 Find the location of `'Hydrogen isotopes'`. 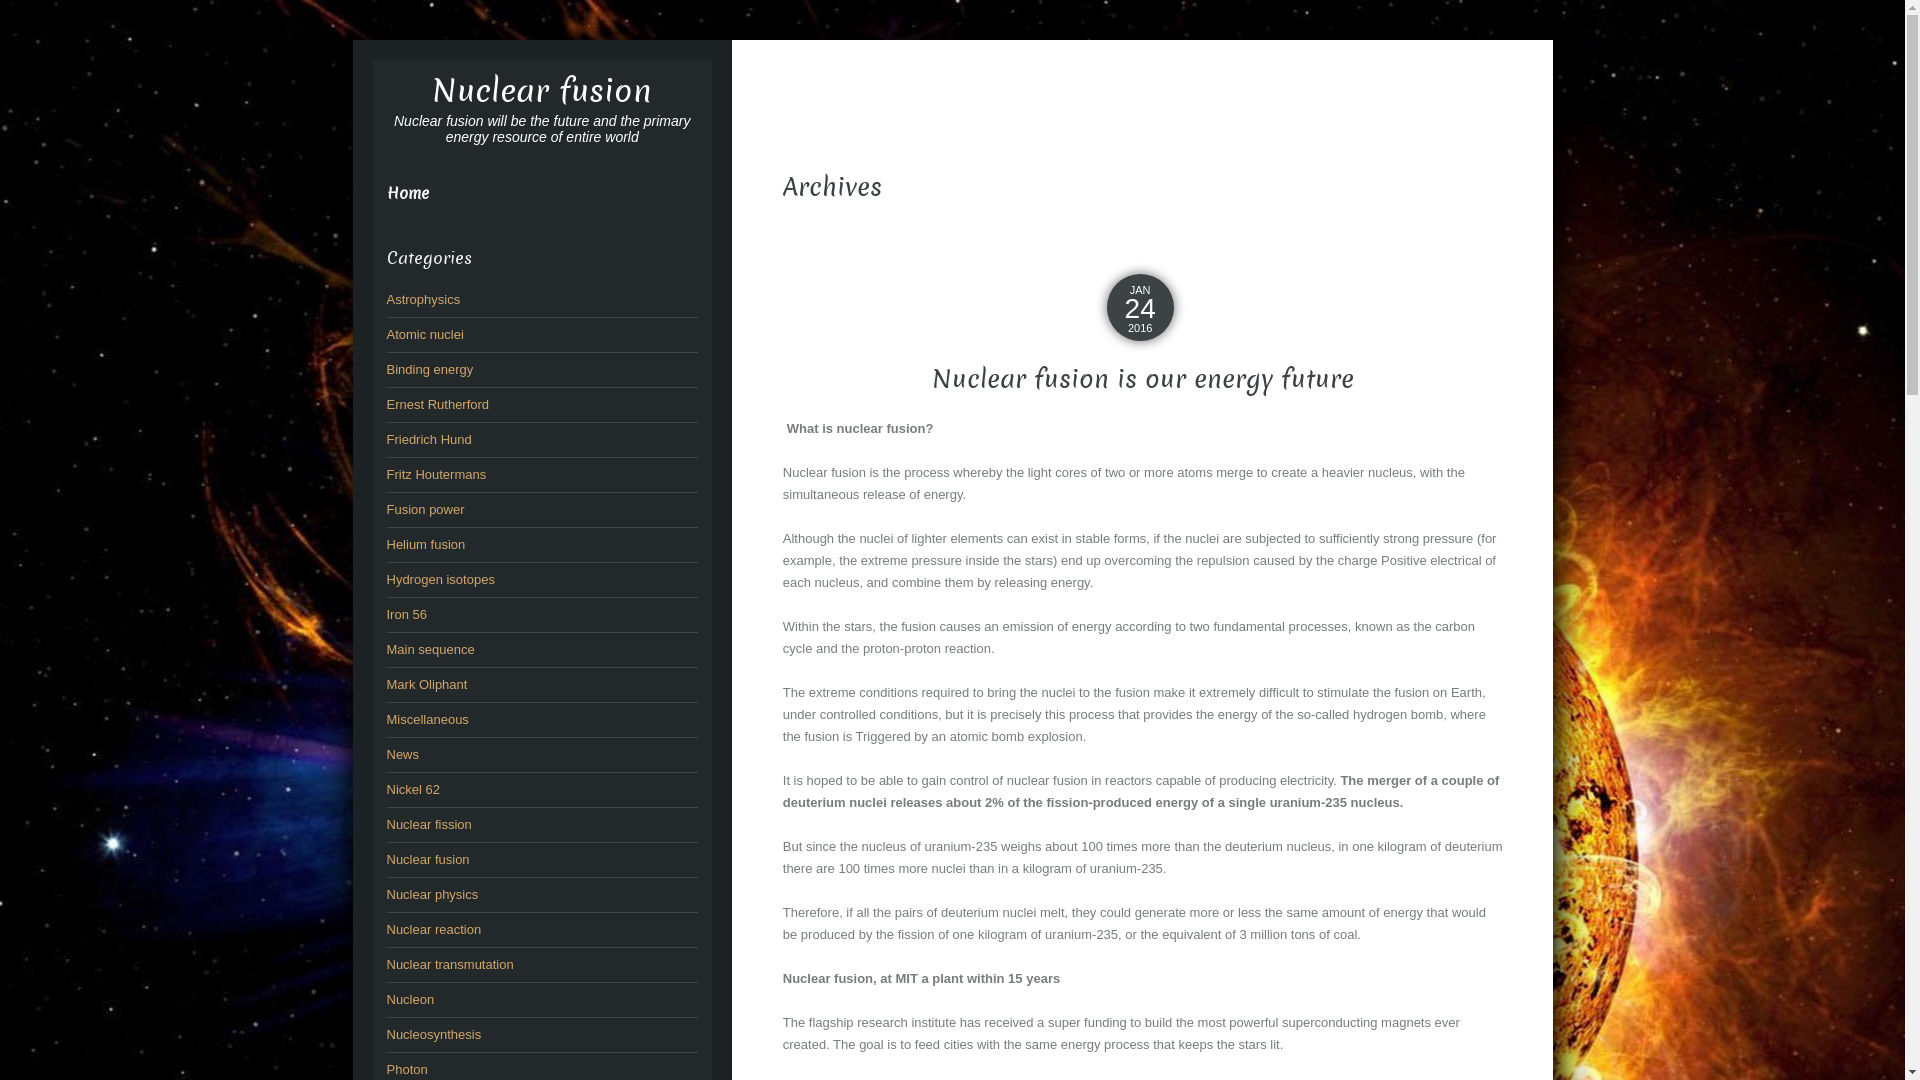

'Hydrogen isotopes' is located at coordinates (439, 579).